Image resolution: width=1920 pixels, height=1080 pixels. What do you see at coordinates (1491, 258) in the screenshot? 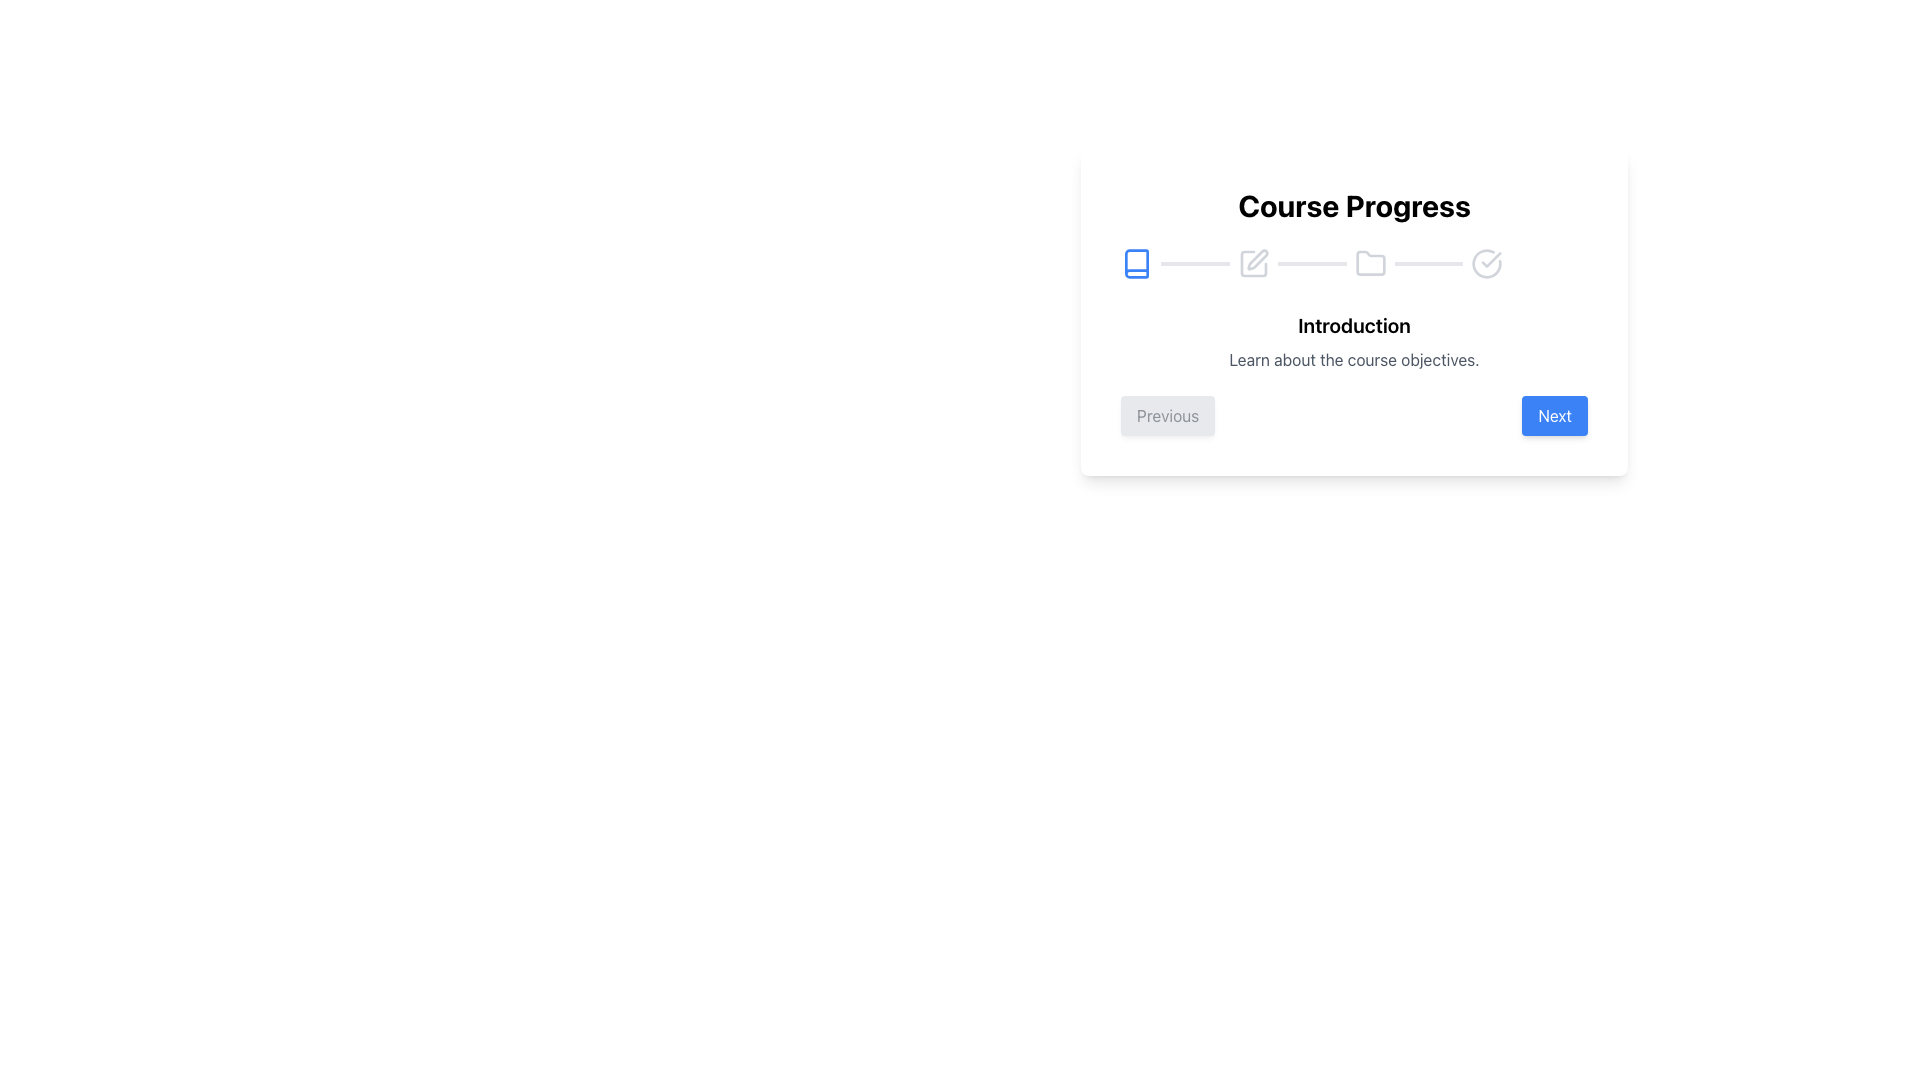
I see `the vector graphic representation of the checkmark icon indicating completion in the Course Progress section` at bounding box center [1491, 258].